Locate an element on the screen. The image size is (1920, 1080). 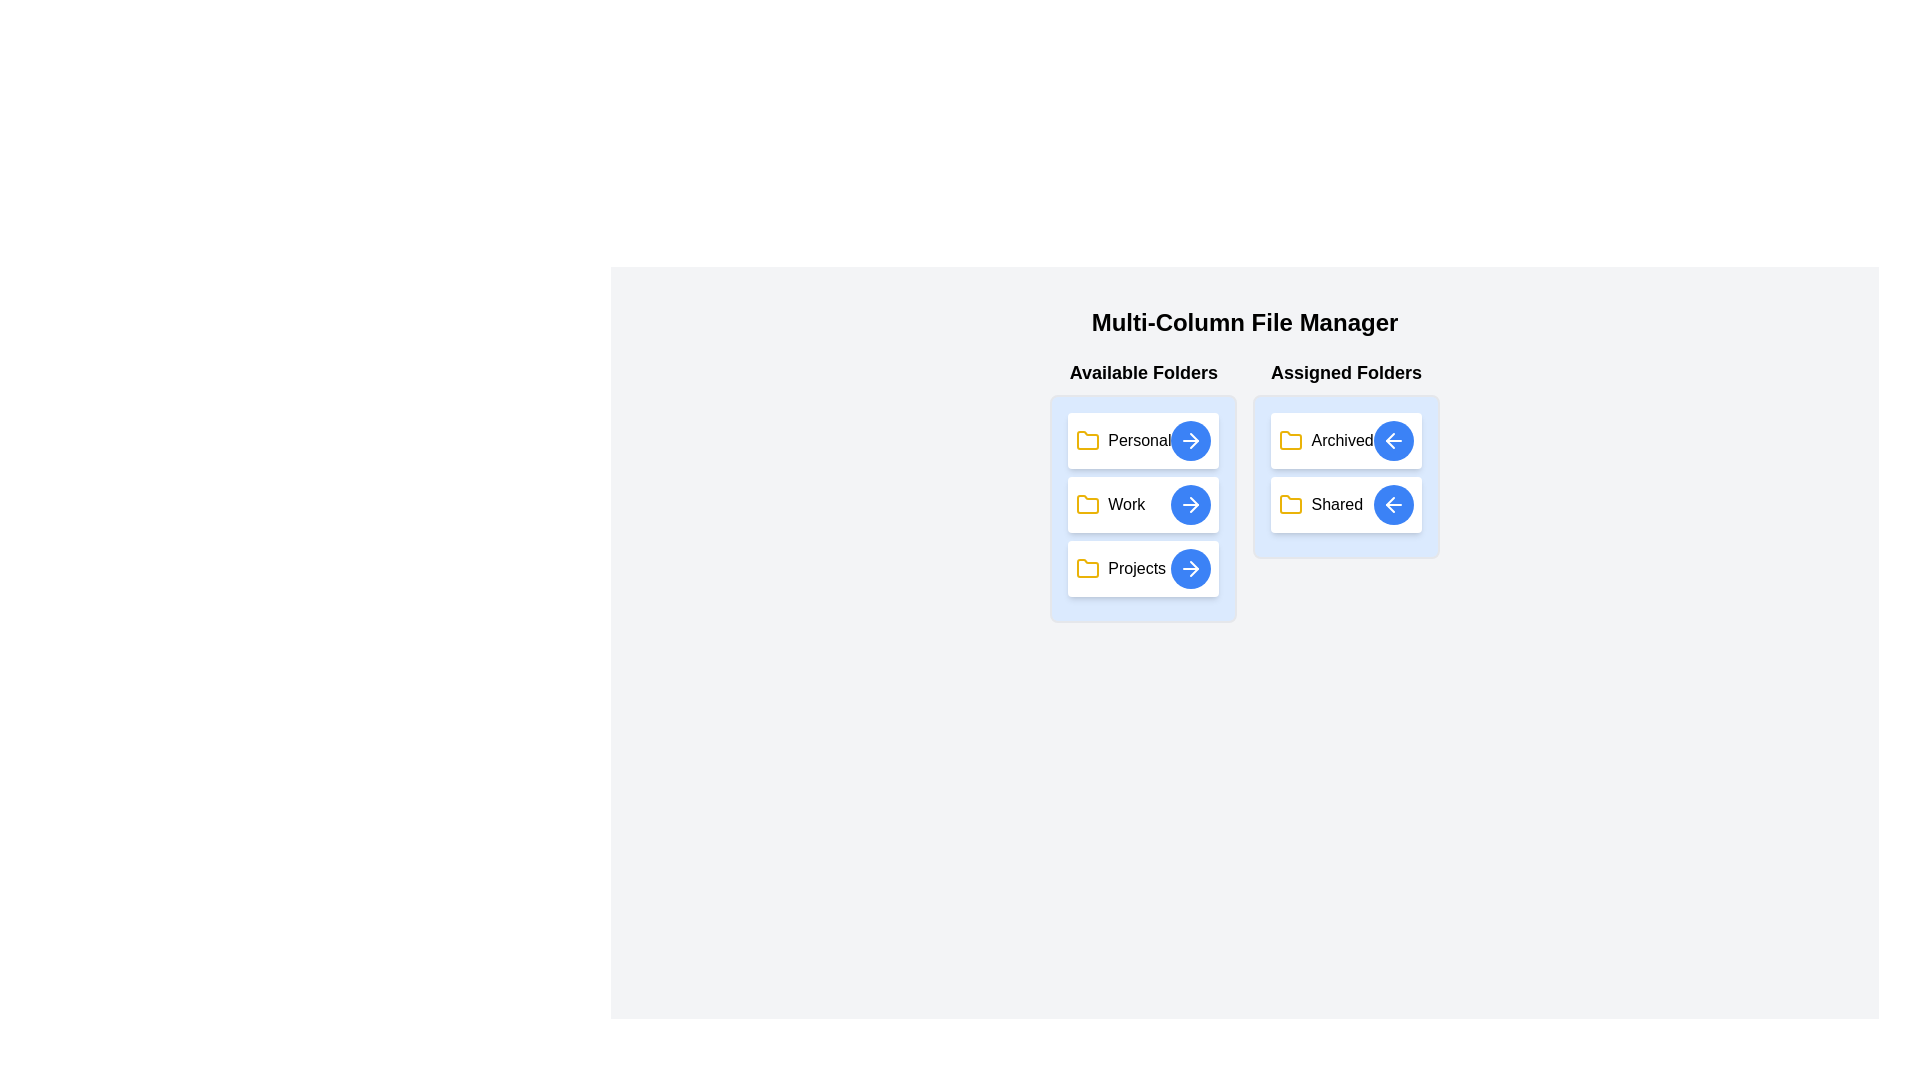
transfer button for the folder 'Work' in the 'Available Folders' column to move it to the 'Assigned Folders' column is located at coordinates (1191, 504).